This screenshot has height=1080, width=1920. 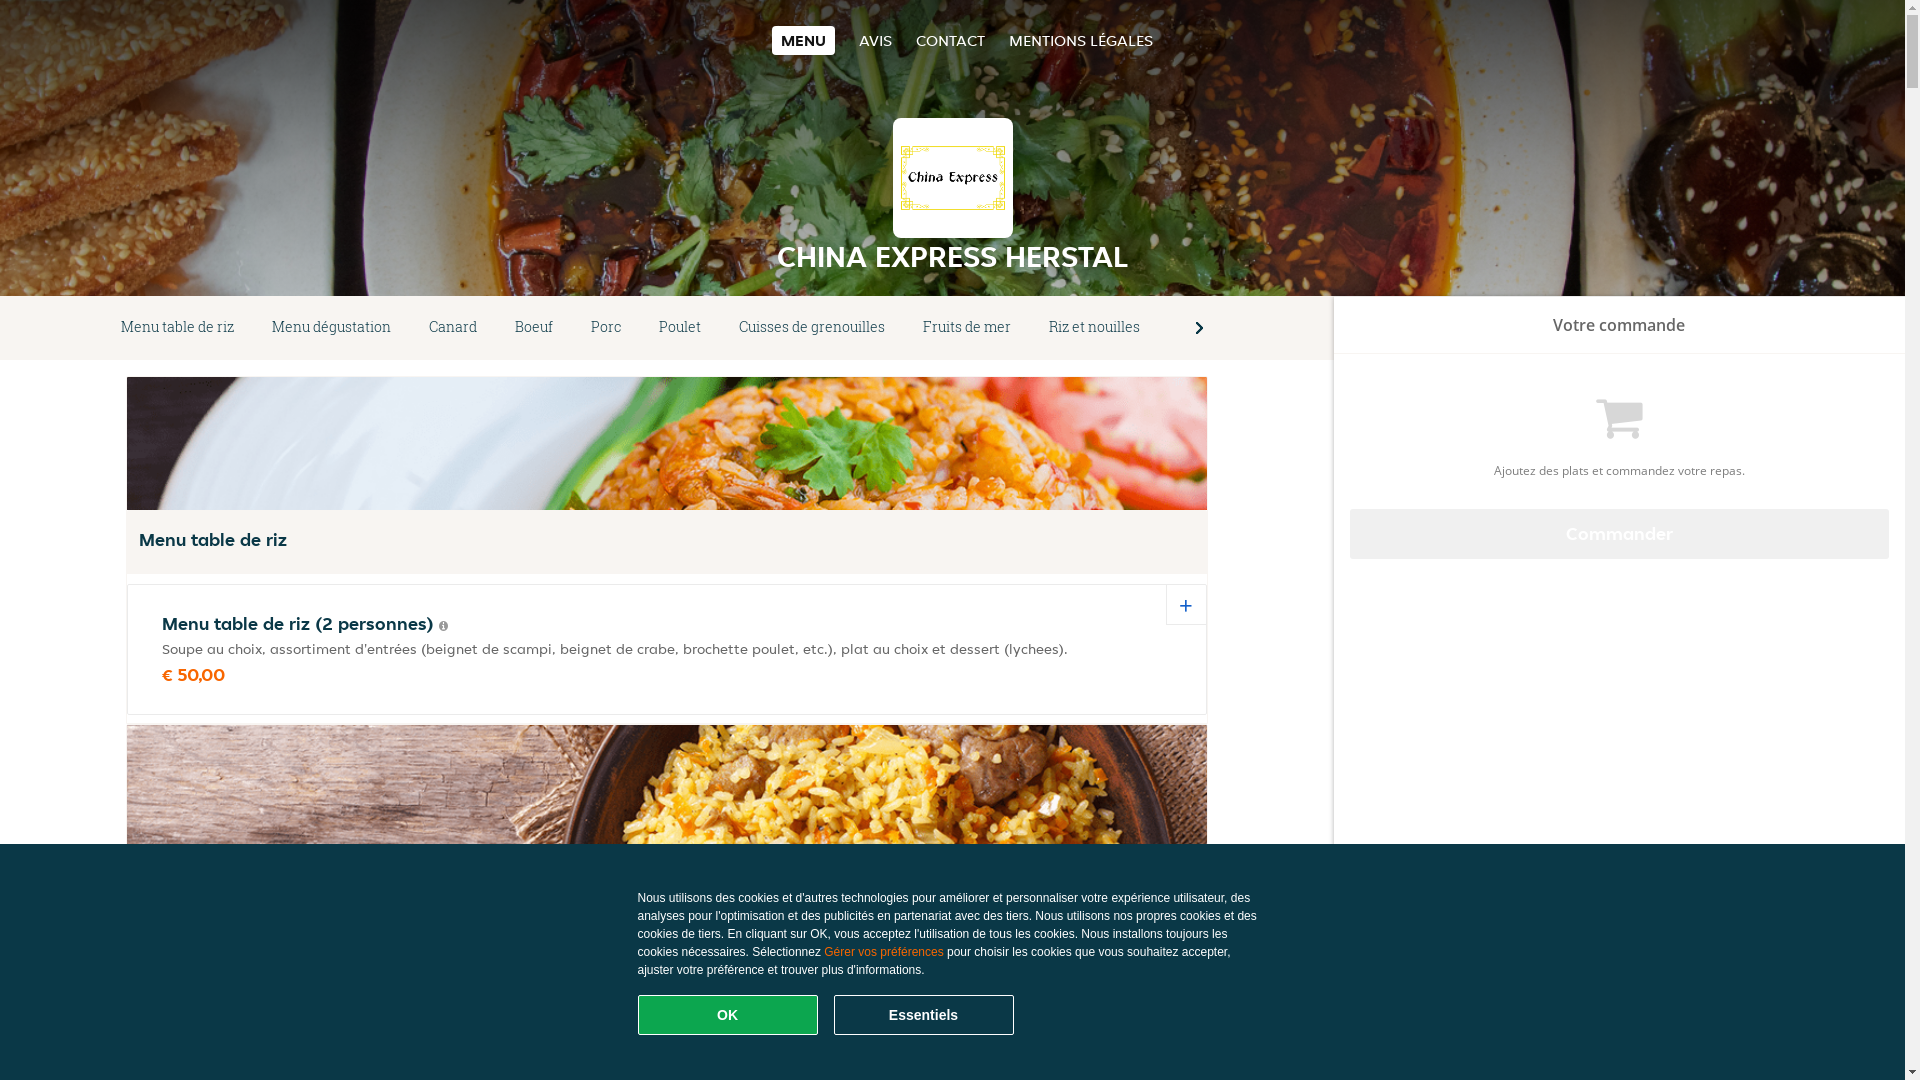 I want to click on 'CONTACT', so click(x=949, y=40).